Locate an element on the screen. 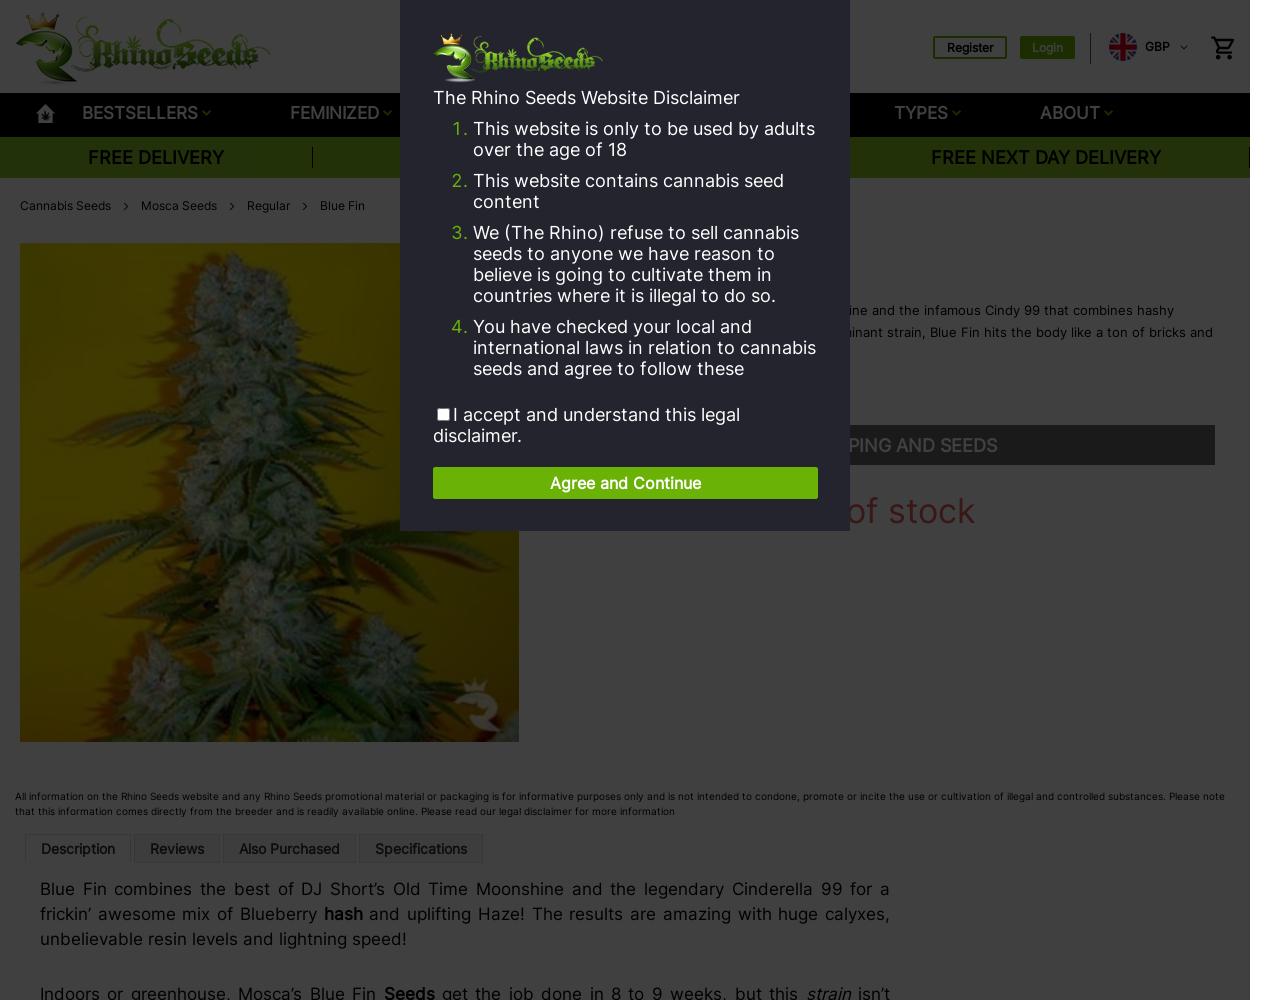 This screenshot has height=1000, width=1265. 'and uplifting Haze! The results are amazing with huge calyxes, unbelievable resin levels and lightning speed!' is located at coordinates (465, 926).